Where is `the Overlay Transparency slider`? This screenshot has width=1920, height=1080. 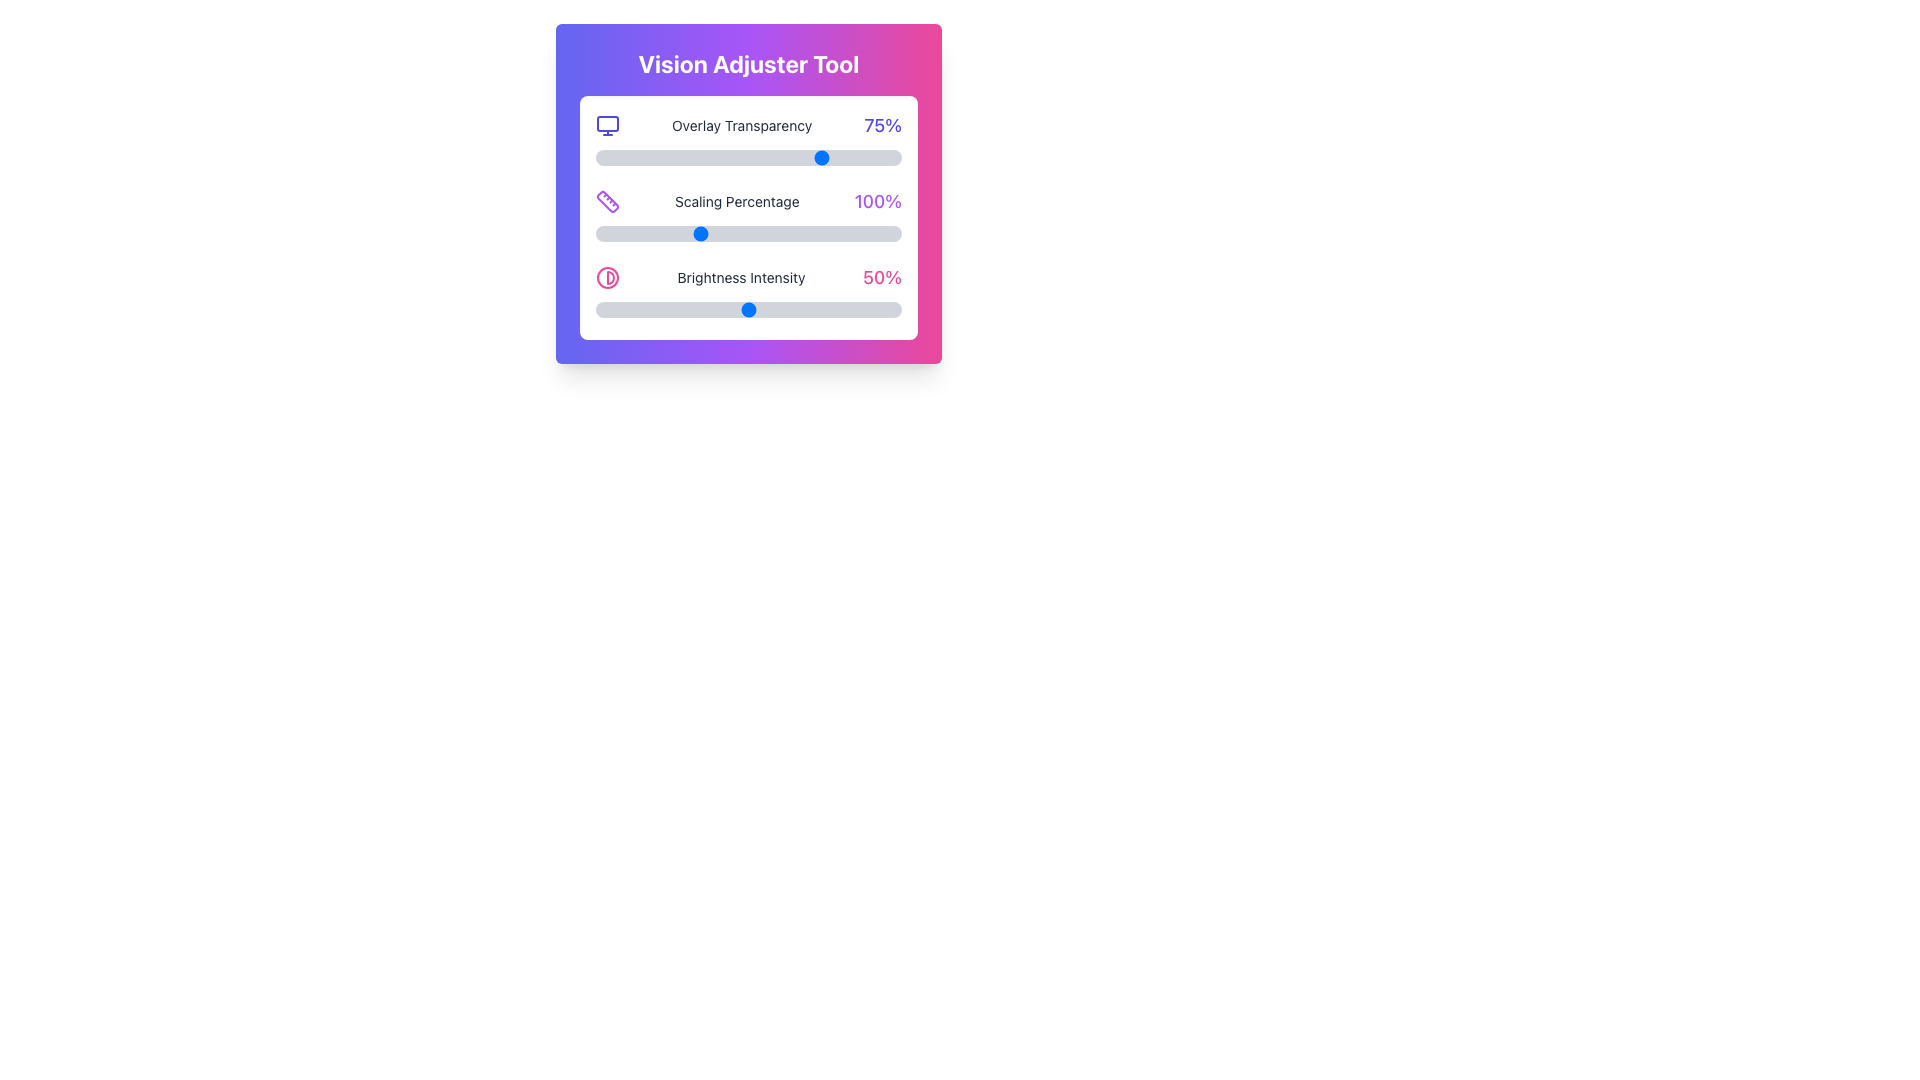 the Overlay Transparency slider is located at coordinates (741, 157).